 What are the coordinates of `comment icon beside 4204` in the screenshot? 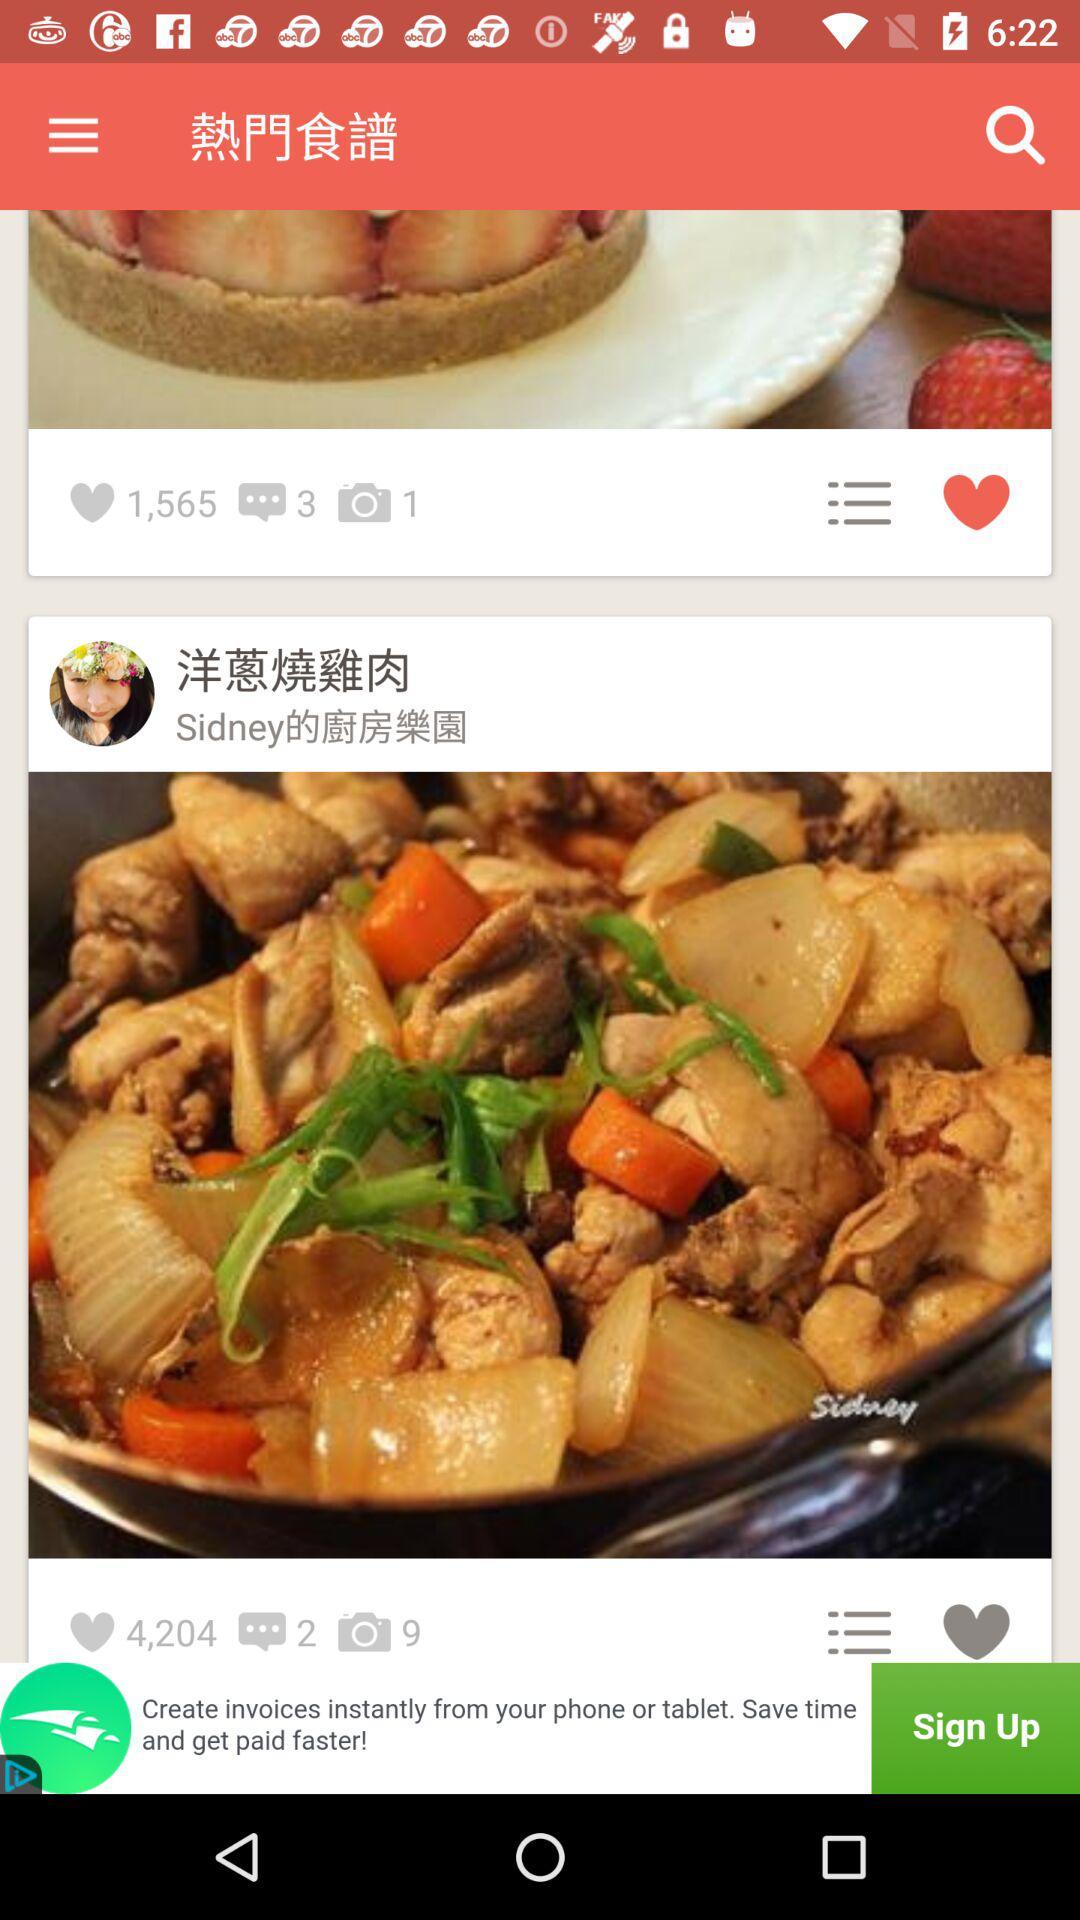 It's located at (266, 1632).